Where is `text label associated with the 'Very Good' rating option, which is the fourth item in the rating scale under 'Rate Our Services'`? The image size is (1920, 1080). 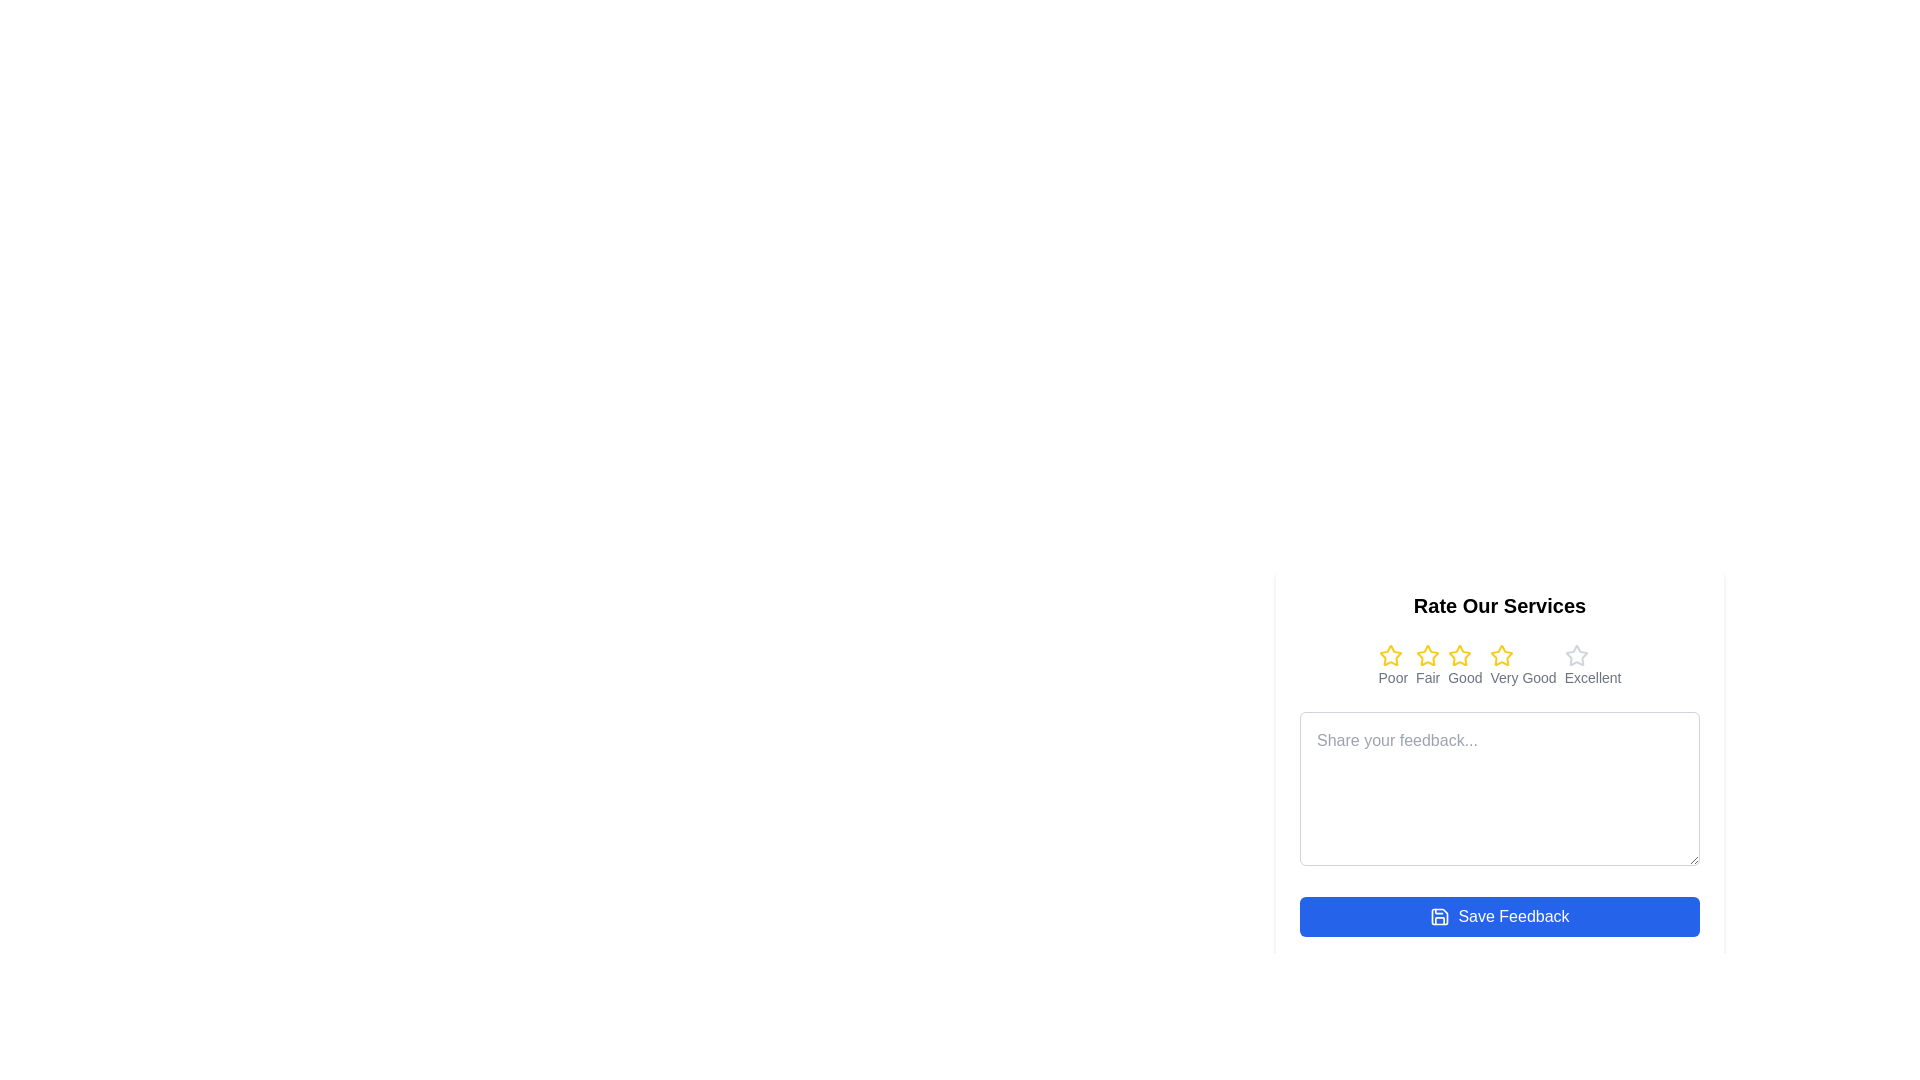
text label associated with the 'Very Good' rating option, which is the fourth item in the rating scale under 'Rate Our Services' is located at coordinates (1522, 666).